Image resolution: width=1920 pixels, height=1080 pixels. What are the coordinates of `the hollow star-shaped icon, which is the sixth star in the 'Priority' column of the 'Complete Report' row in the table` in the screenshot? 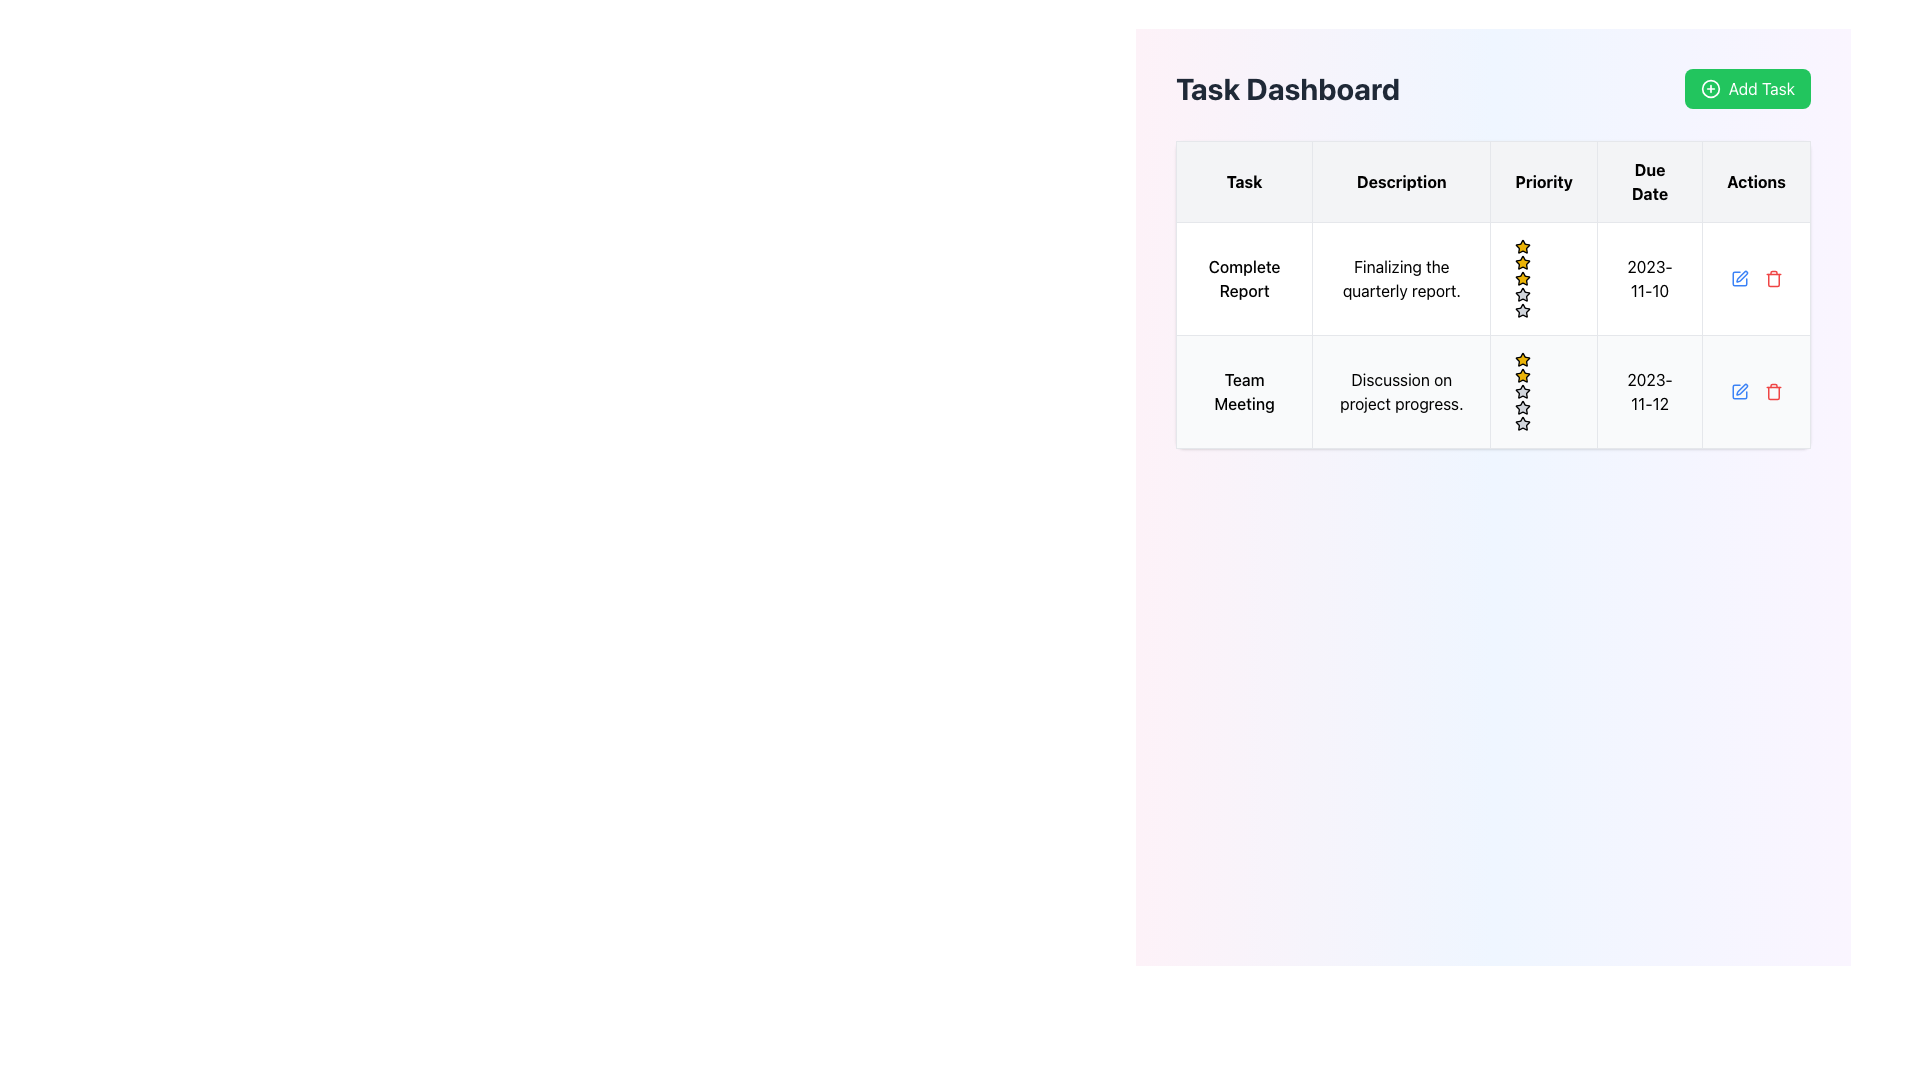 It's located at (1522, 311).